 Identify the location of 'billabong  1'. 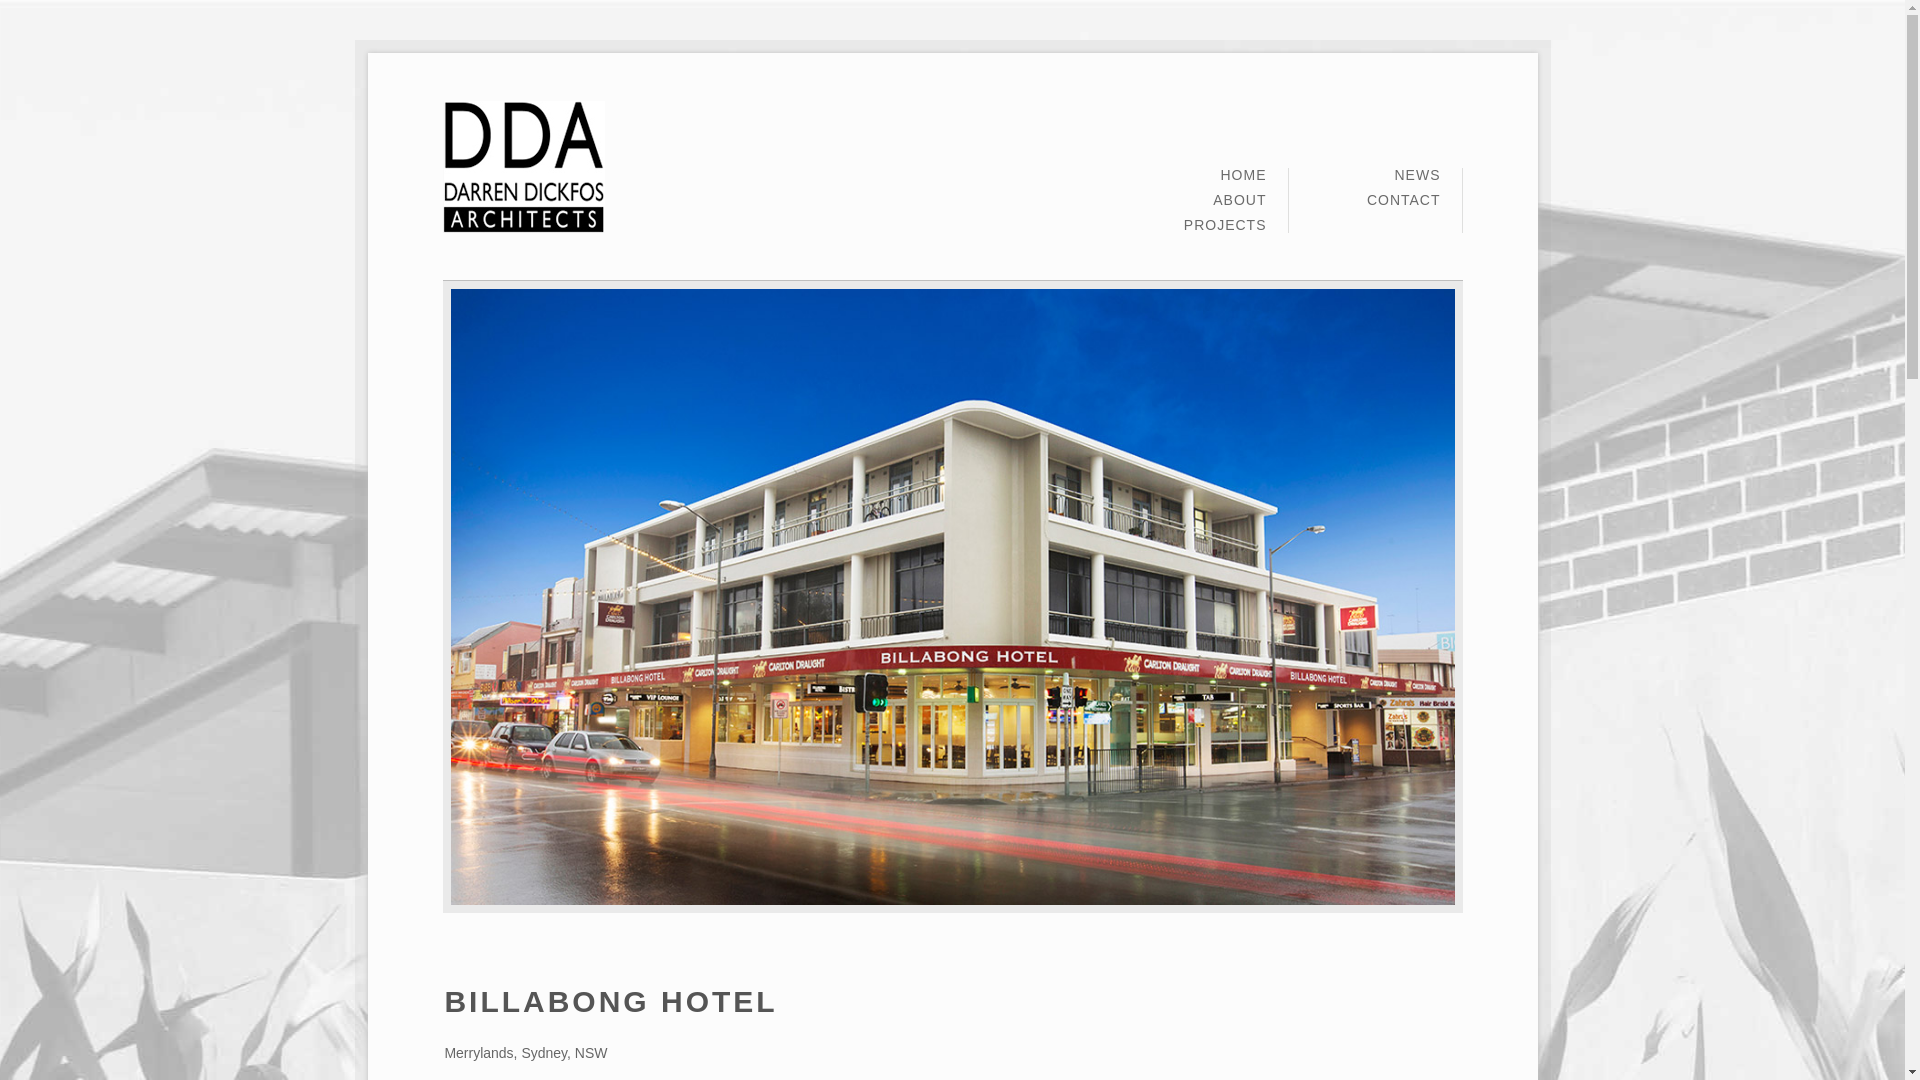
(950, 596).